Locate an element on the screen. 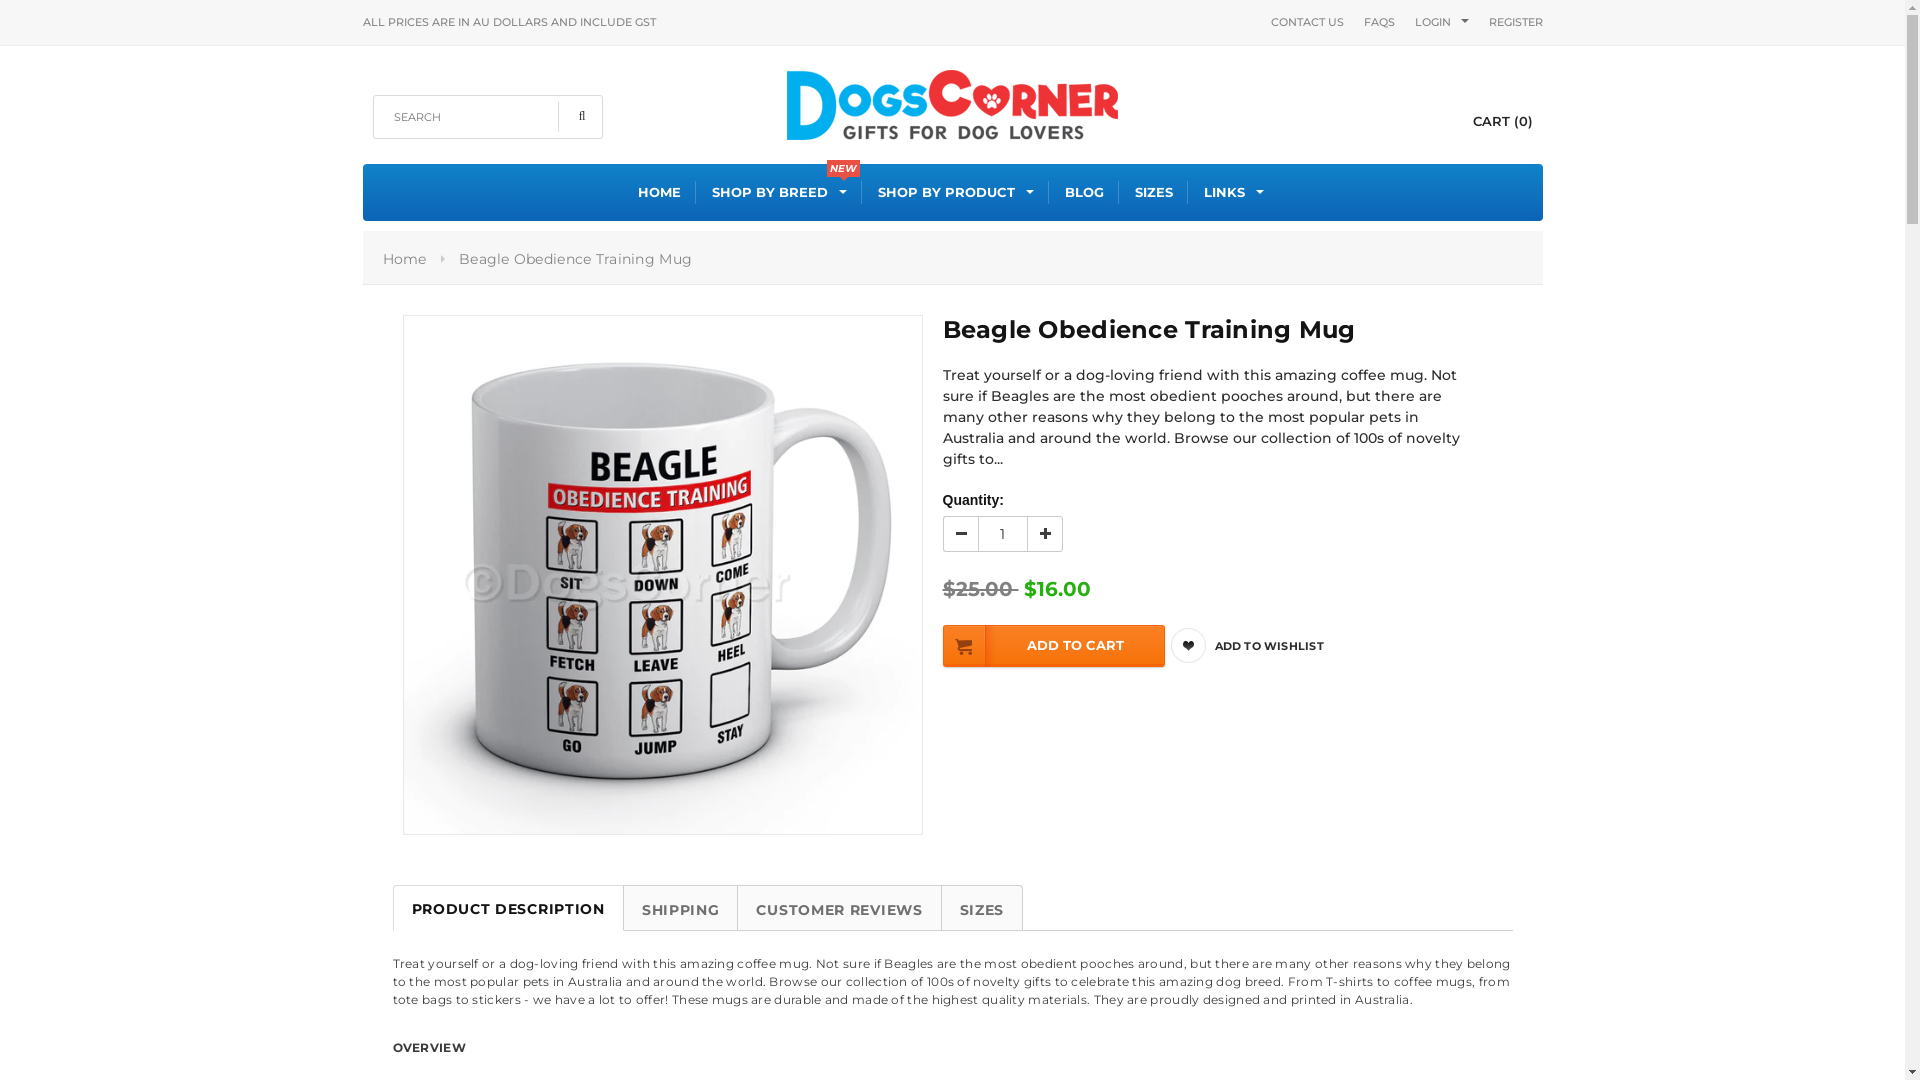  'CONTACT US' is located at coordinates (1306, 22).